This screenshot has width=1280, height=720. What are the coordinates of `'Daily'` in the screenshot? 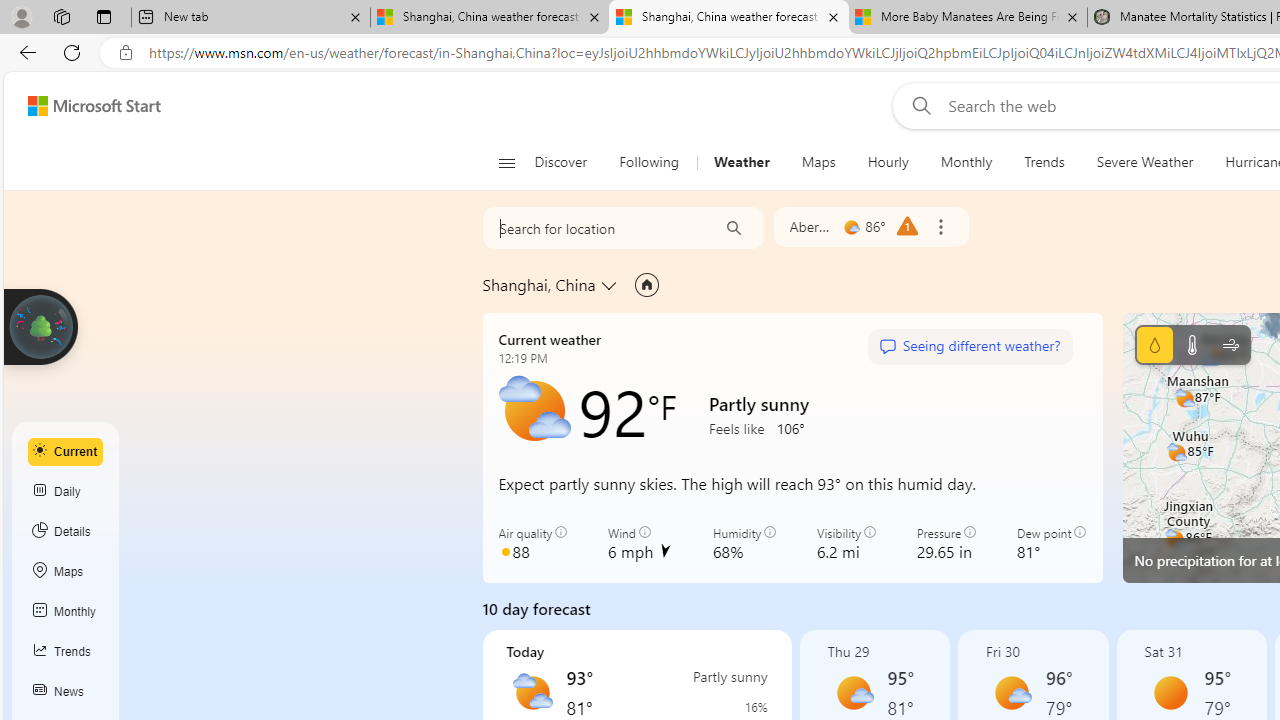 It's located at (65, 492).